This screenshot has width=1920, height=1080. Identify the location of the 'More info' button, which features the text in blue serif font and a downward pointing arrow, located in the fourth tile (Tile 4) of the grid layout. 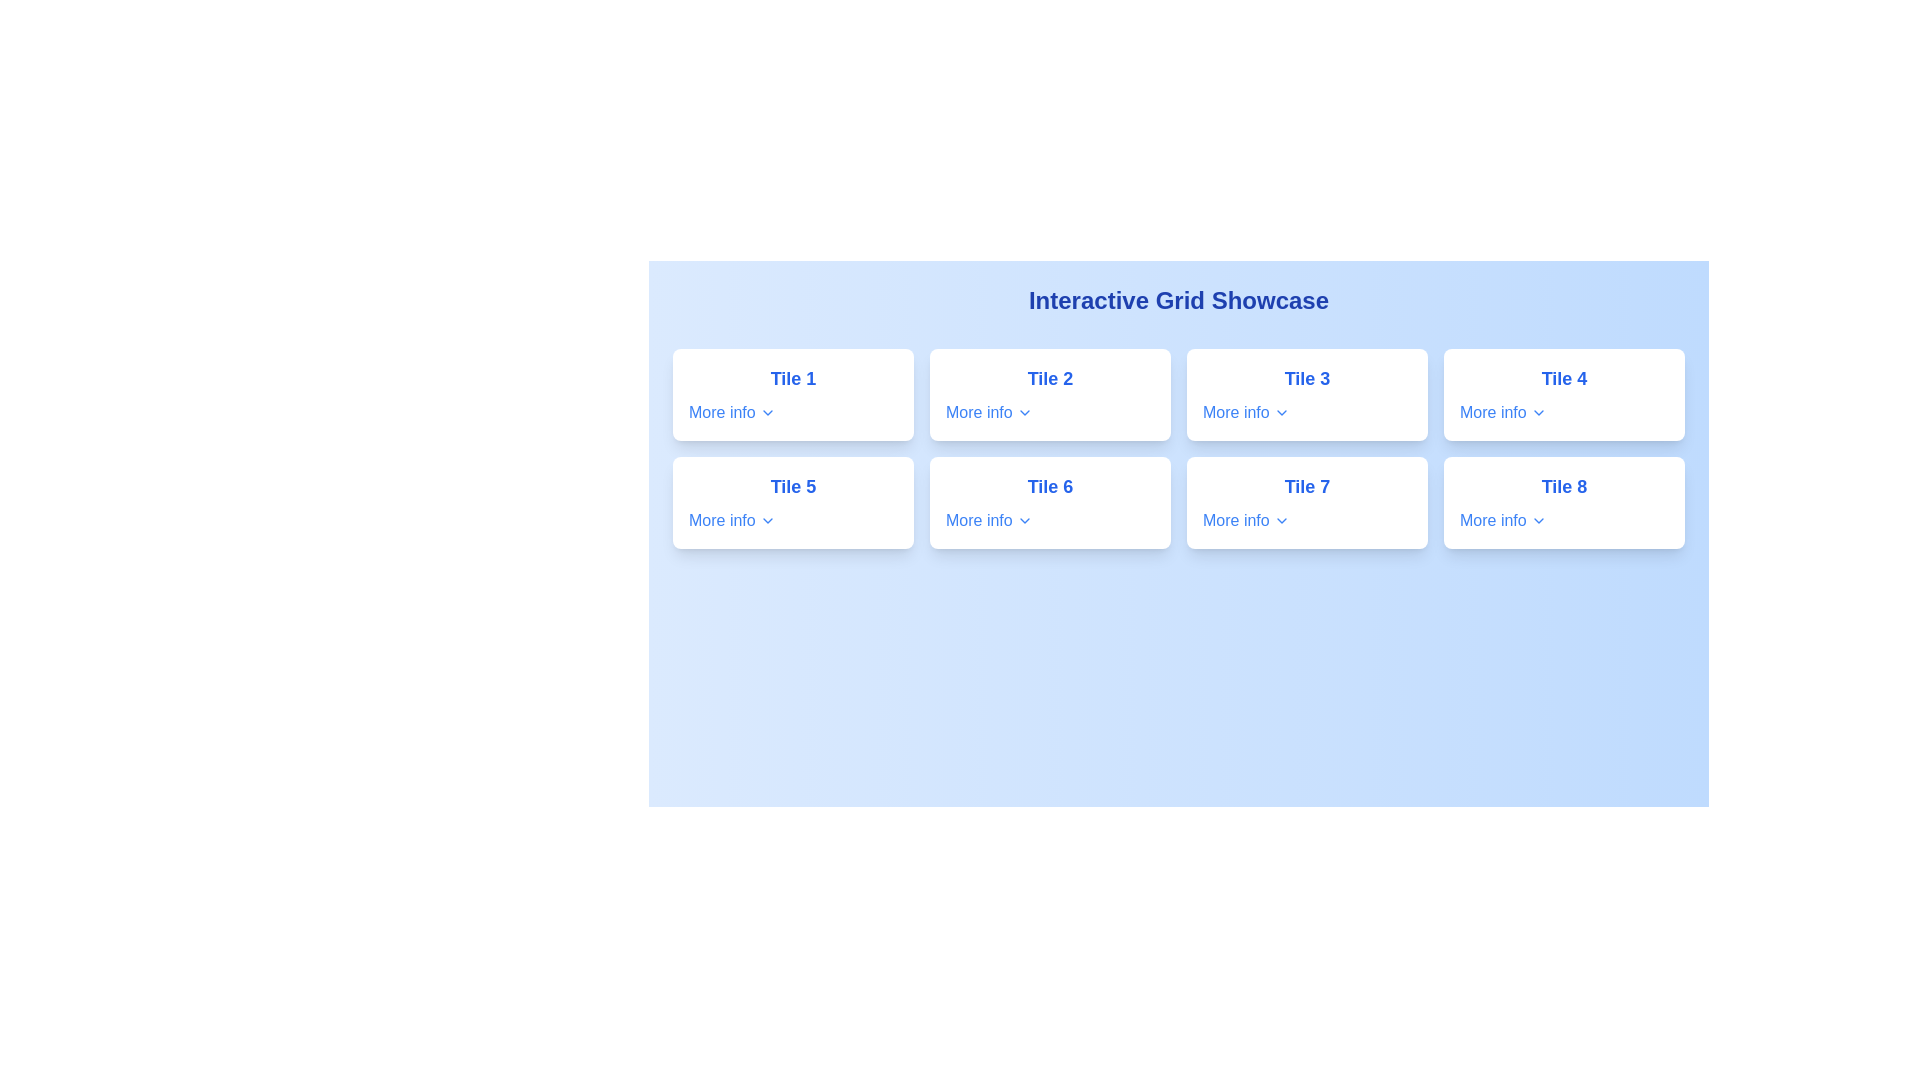
(1503, 411).